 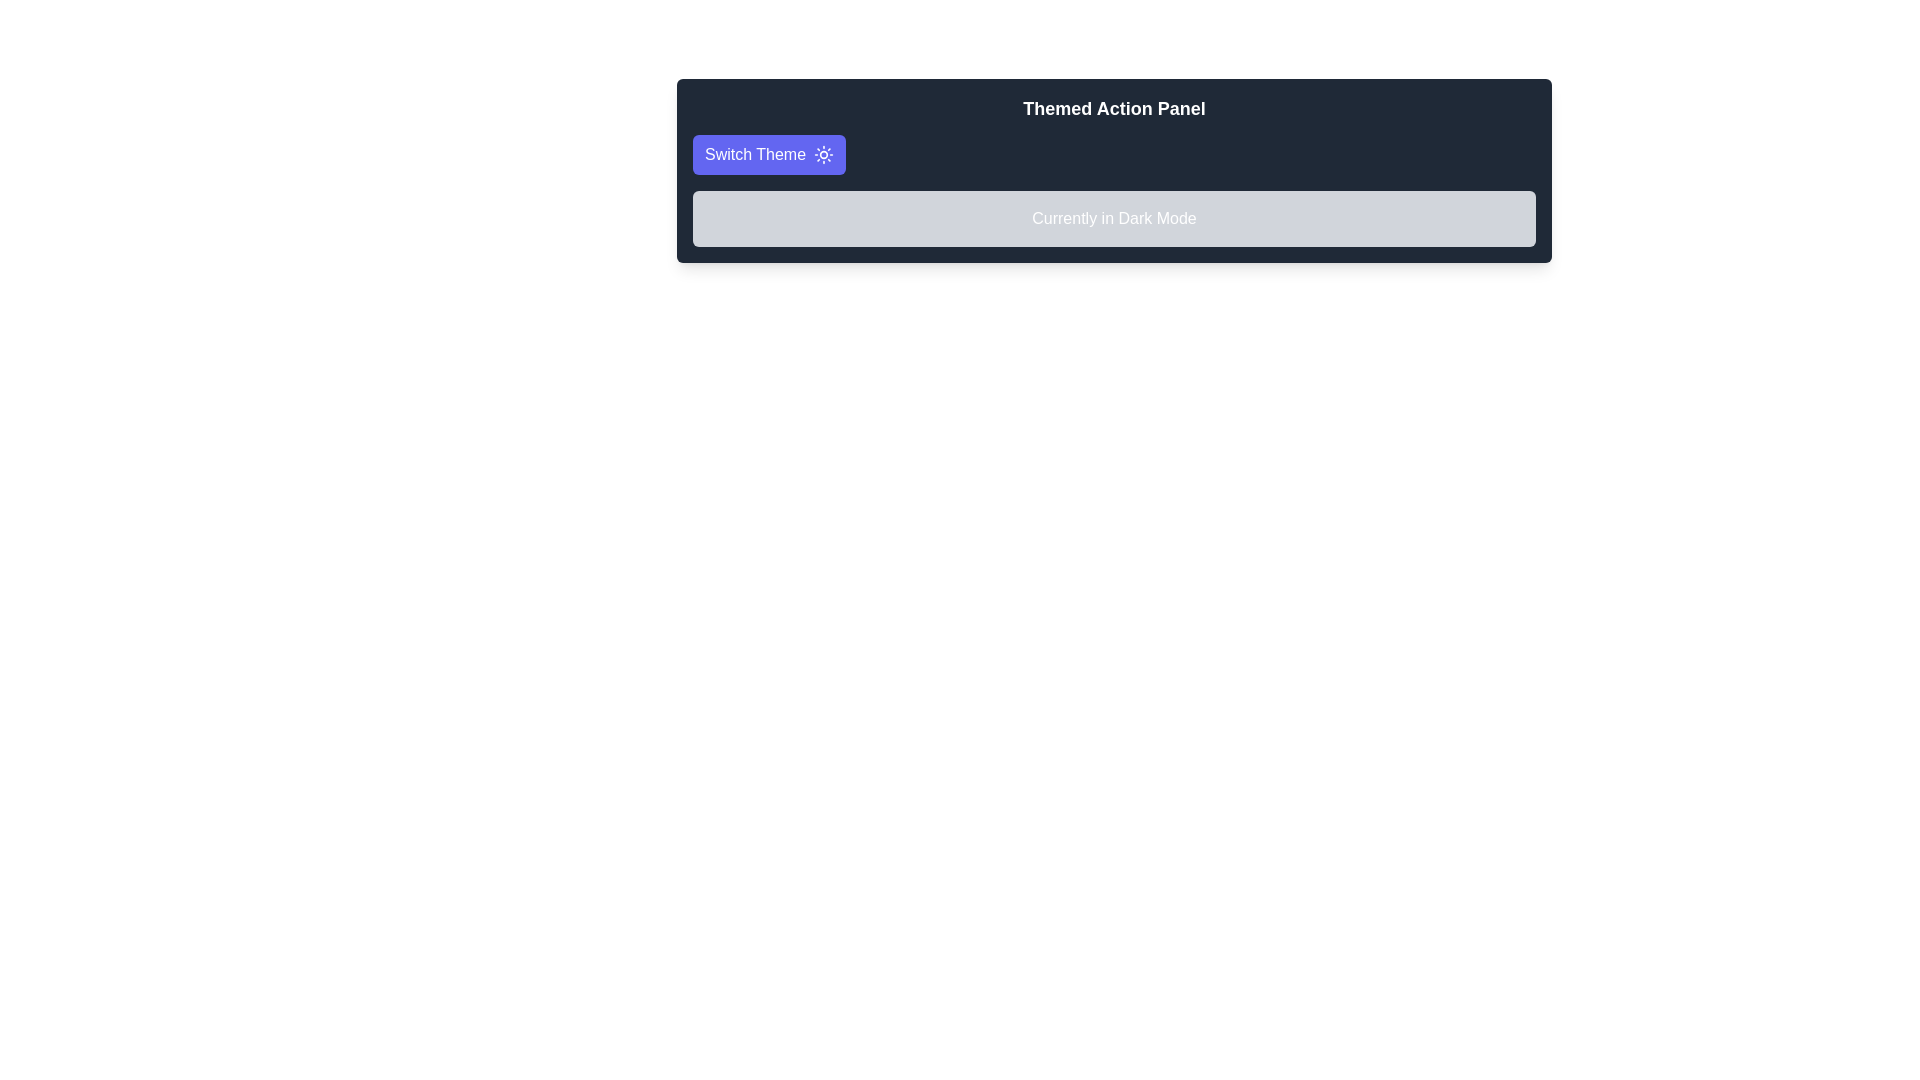 What do you see at coordinates (824, 153) in the screenshot?
I see `the sun icon located at the right end of the 'Switch Theme' button` at bounding box center [824, 153].